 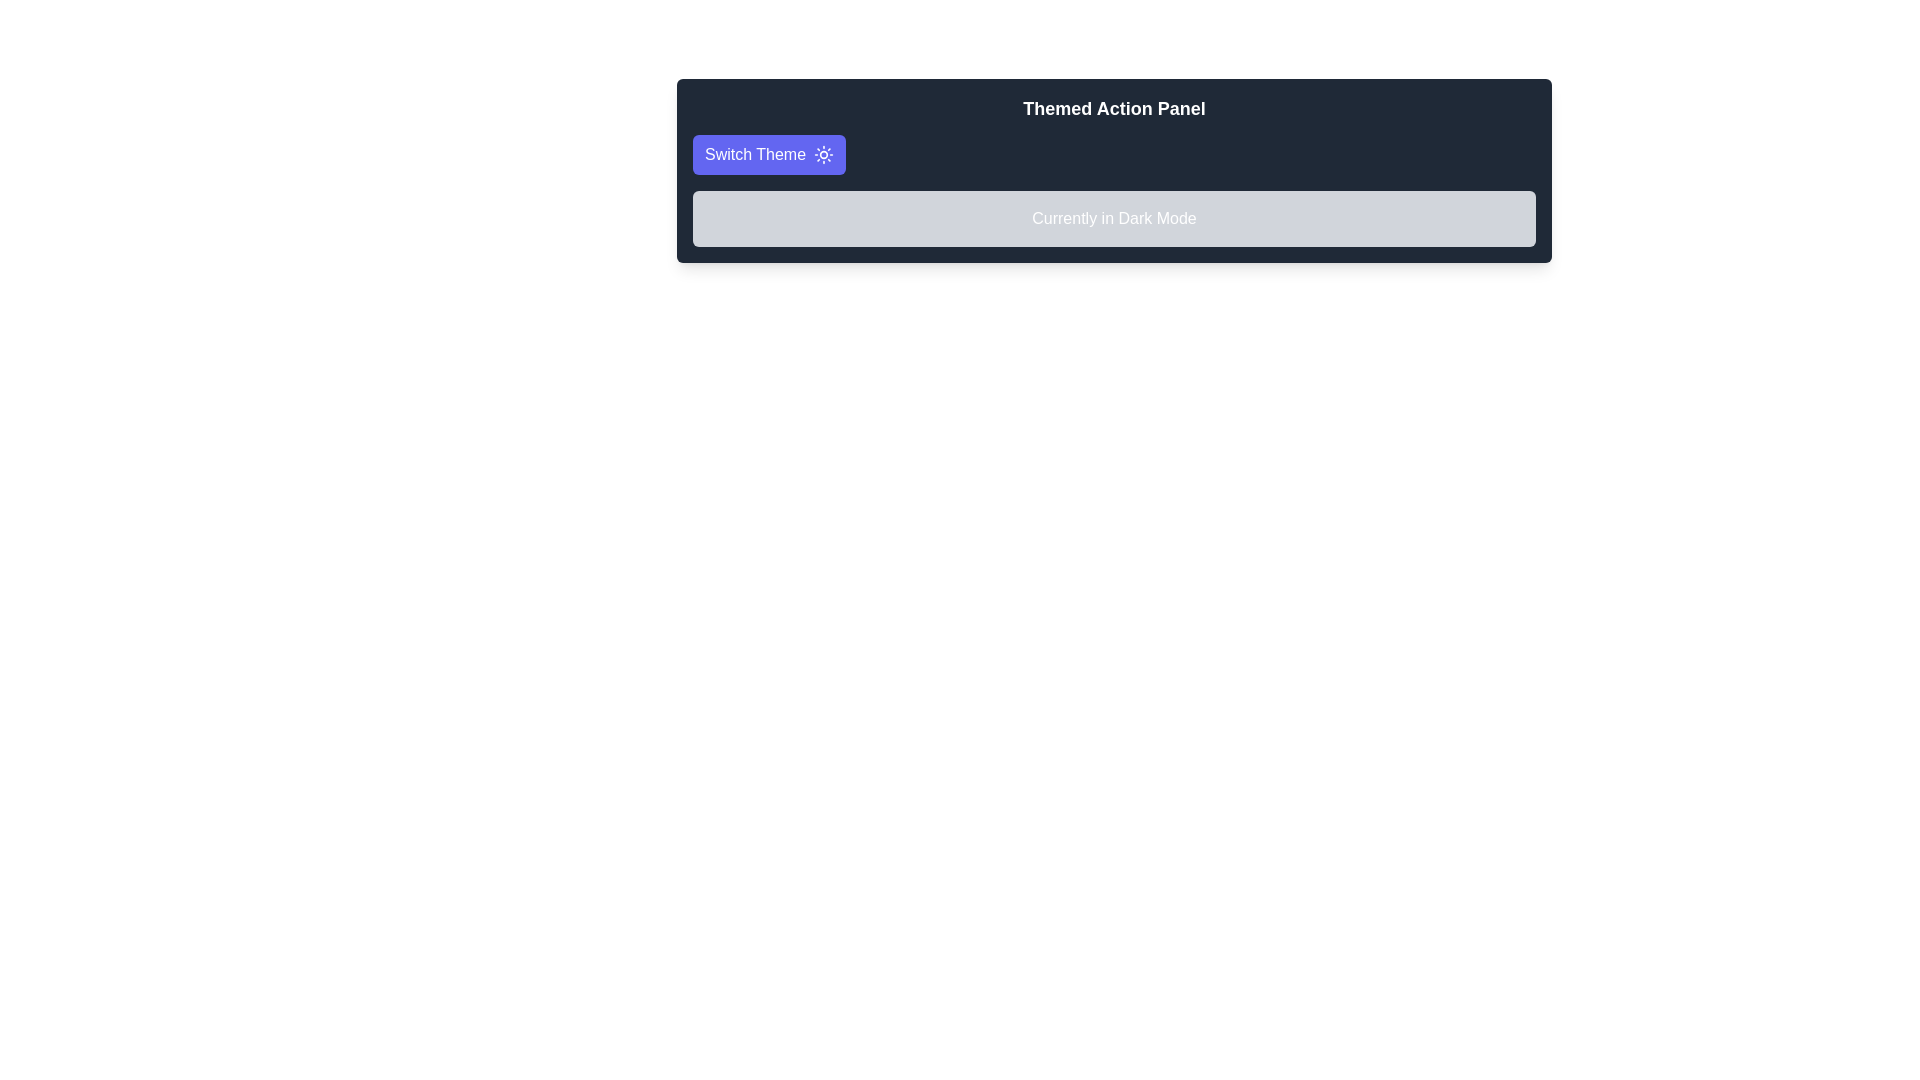 What do you see at coordinates (824, 153) in the screenshot?
I see `the sun icon located at the right end of the 'Switch Theme' button` at bounding box center [824, 153].